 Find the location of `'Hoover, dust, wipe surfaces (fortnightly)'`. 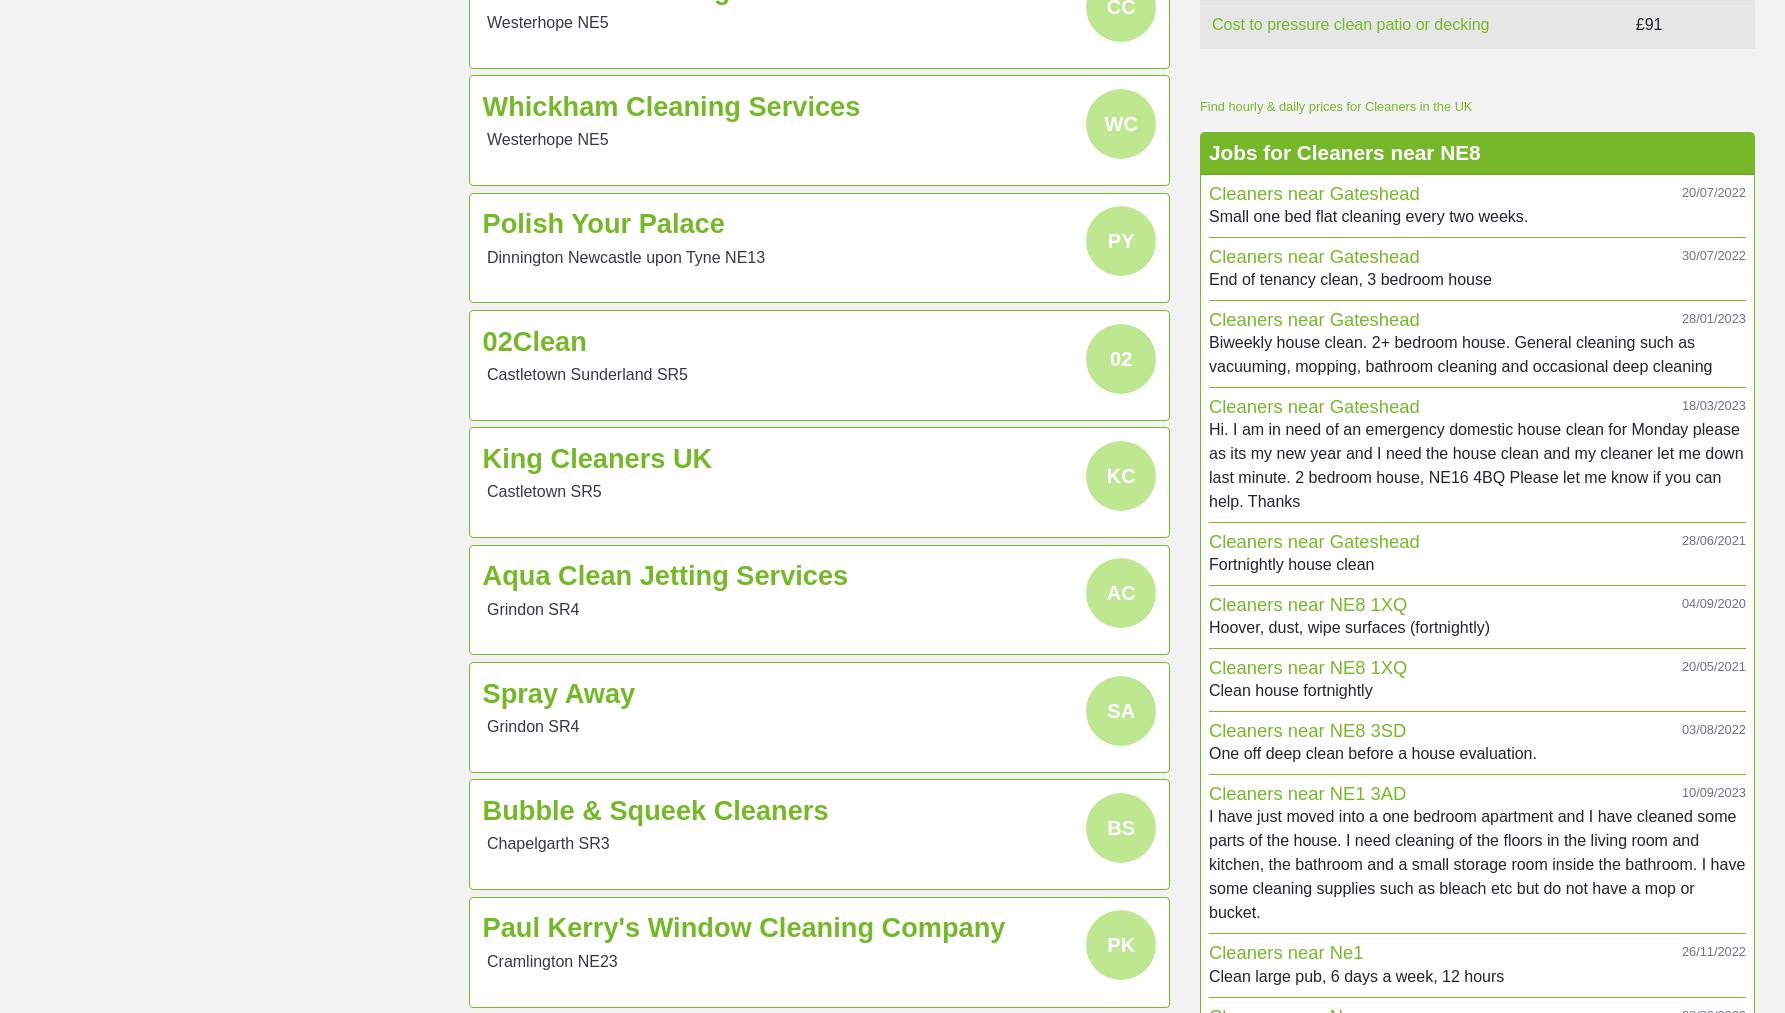

'Hoover, dust, wipe surfaces (fortnightly)' is located at coordinates (1349, 626).